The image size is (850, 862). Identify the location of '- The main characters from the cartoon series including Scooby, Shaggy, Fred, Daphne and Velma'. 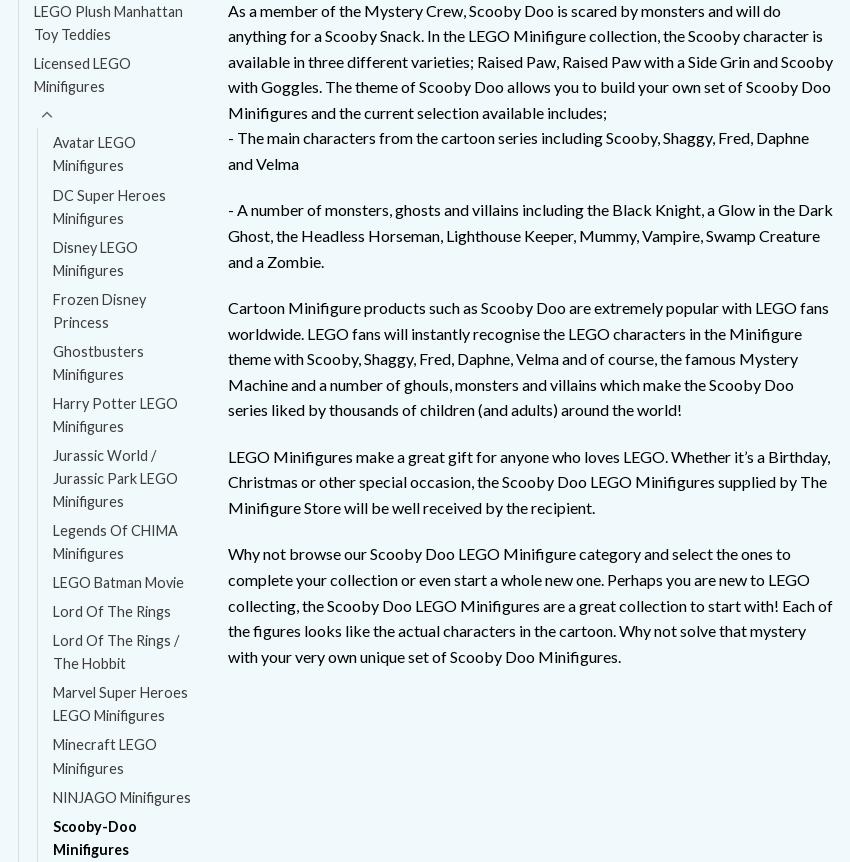
(516, 150).